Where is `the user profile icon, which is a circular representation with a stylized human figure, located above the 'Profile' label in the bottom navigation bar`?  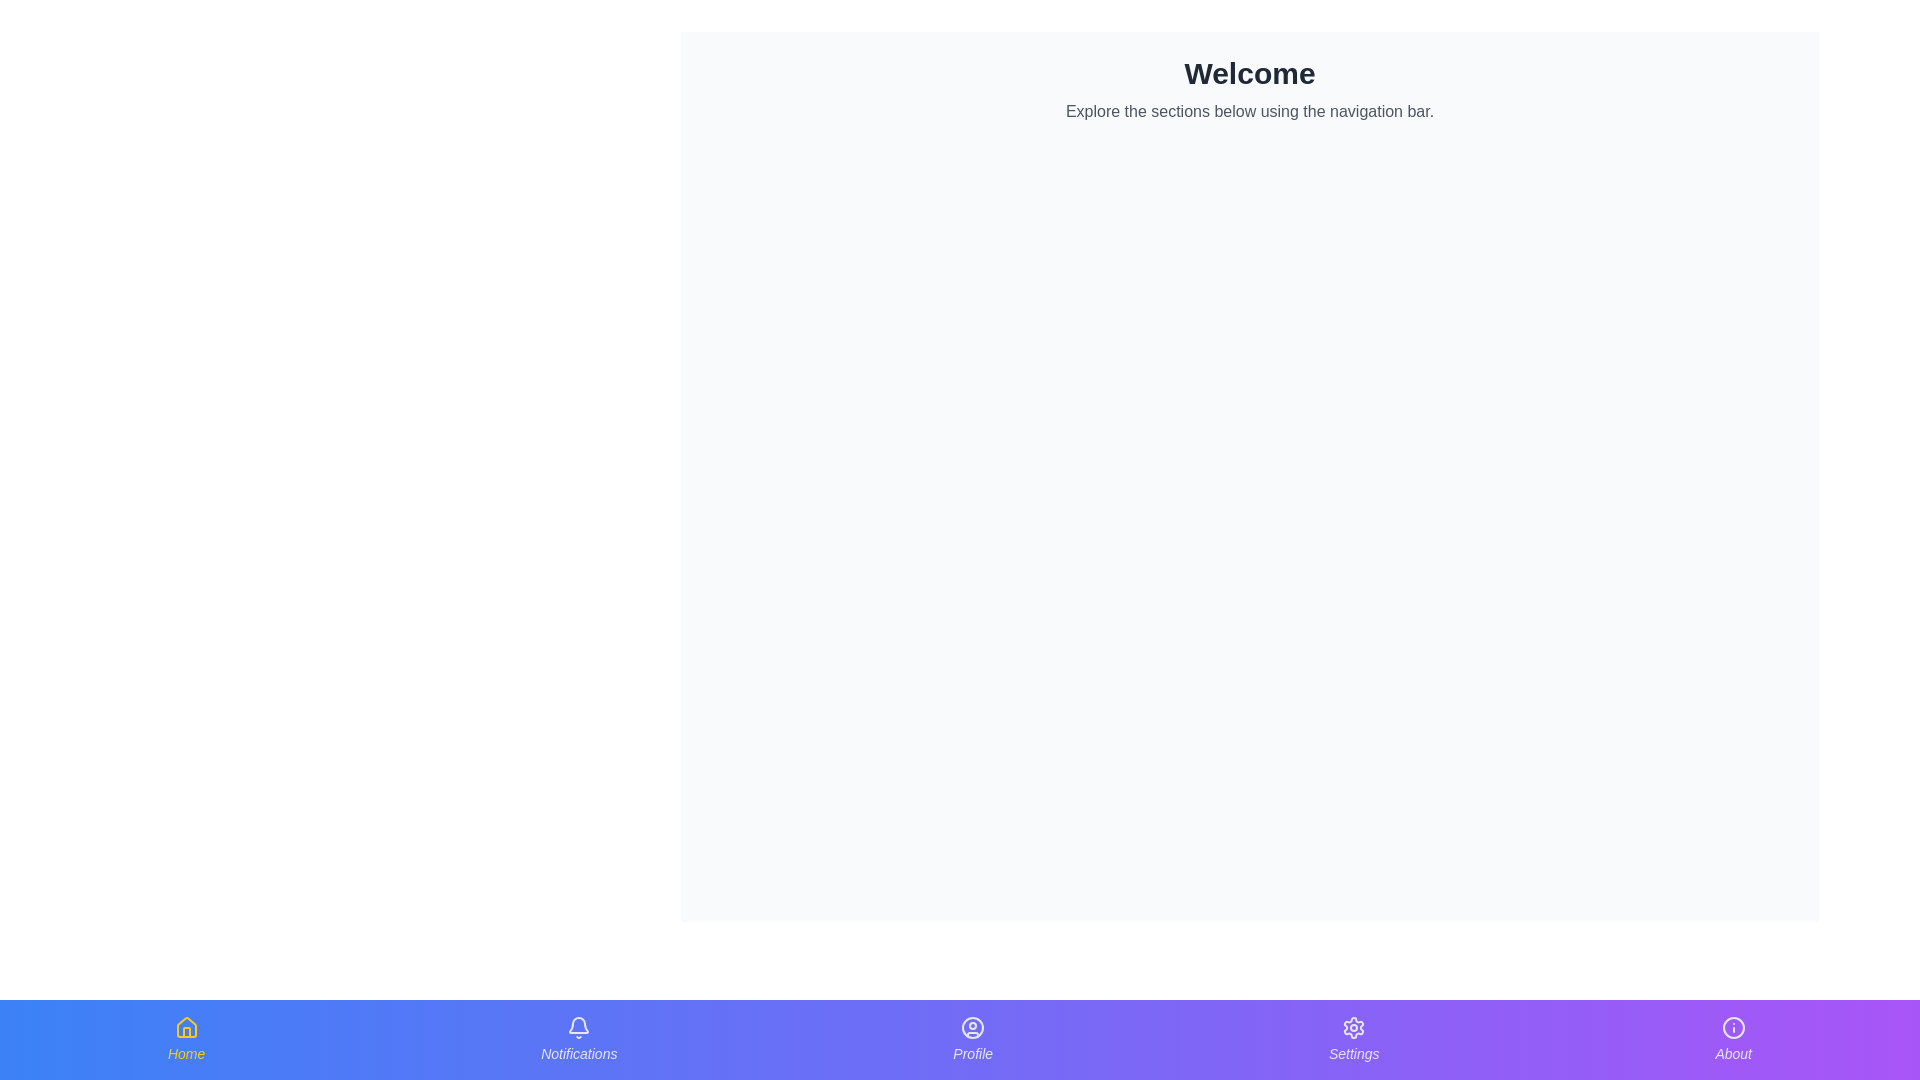 the user profile icon, which is a circular representation with a stylized human figure, located above the 'Profile' label in the bottom navigation bar is located at coordinates (973, 1028).